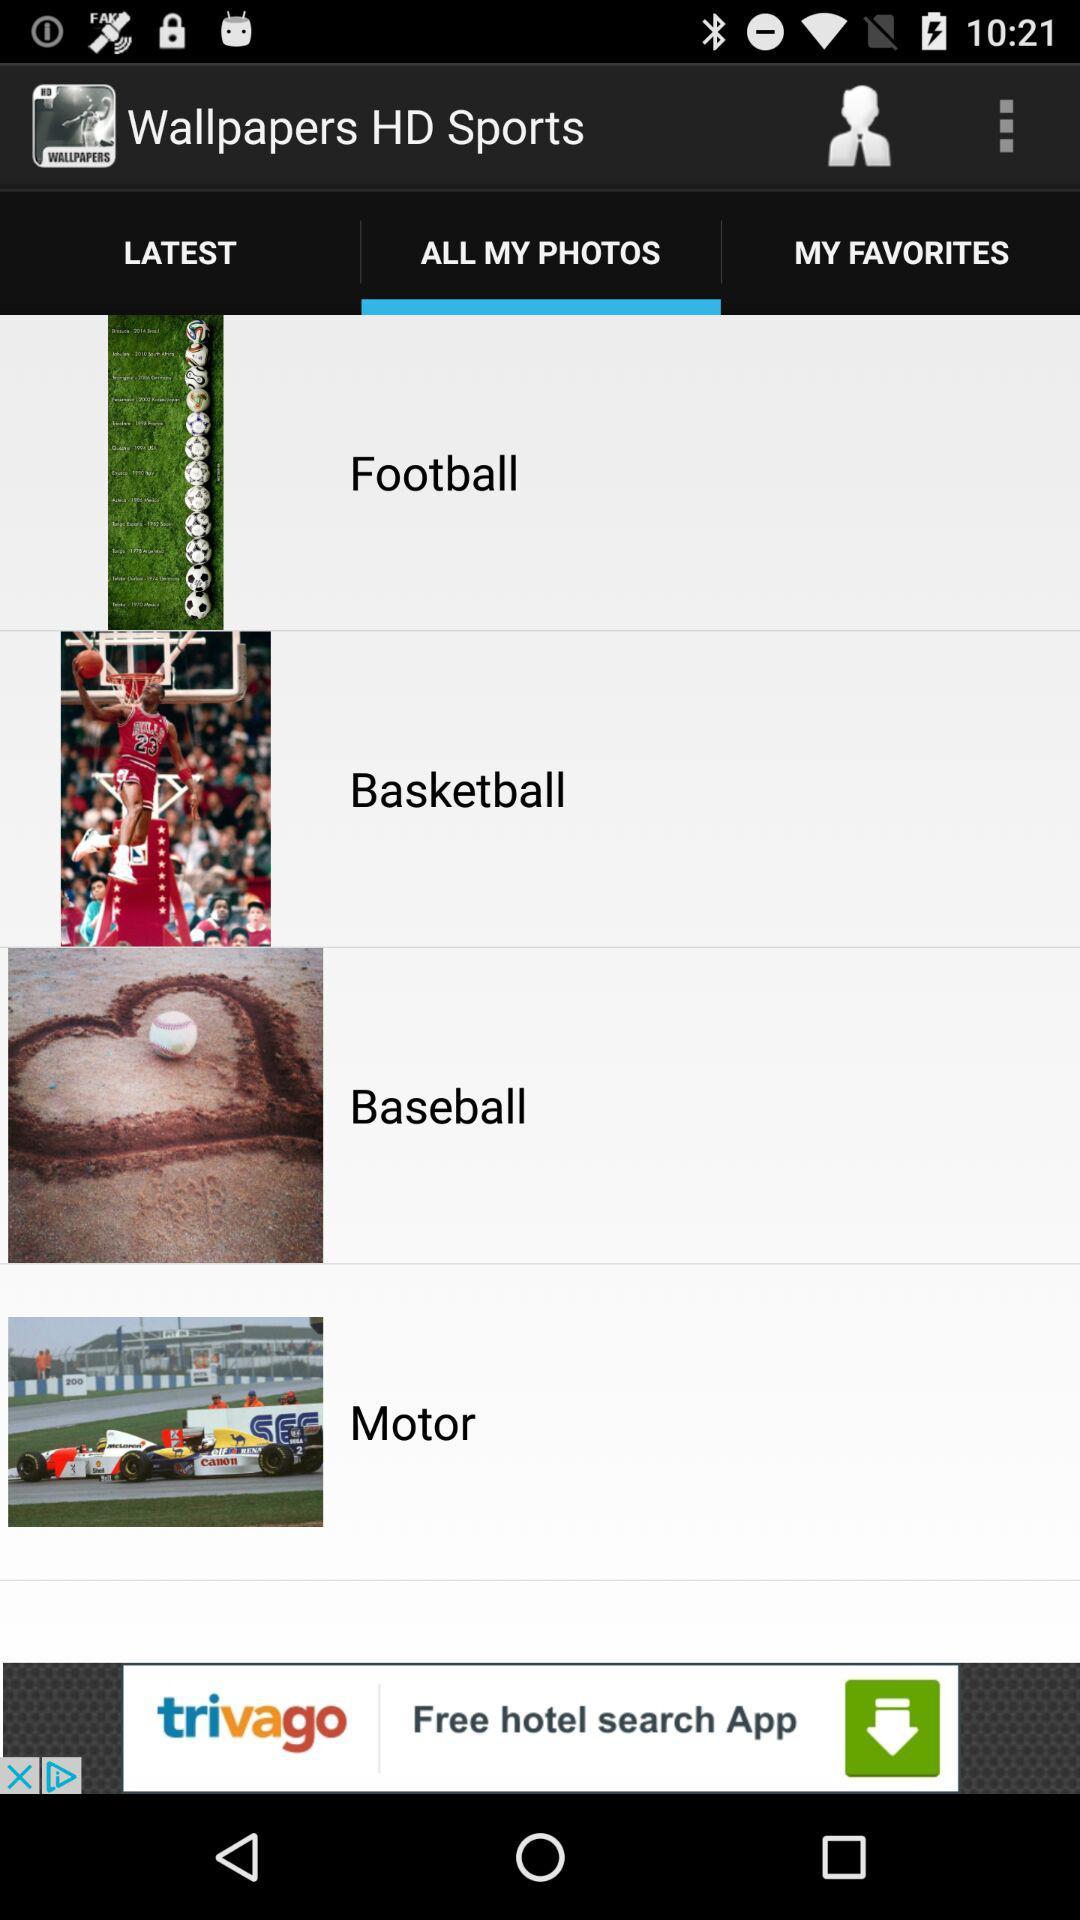 The height and width of the screenshot is (1920, 1080). I want to click on adiveristment, so click(540, 1727).